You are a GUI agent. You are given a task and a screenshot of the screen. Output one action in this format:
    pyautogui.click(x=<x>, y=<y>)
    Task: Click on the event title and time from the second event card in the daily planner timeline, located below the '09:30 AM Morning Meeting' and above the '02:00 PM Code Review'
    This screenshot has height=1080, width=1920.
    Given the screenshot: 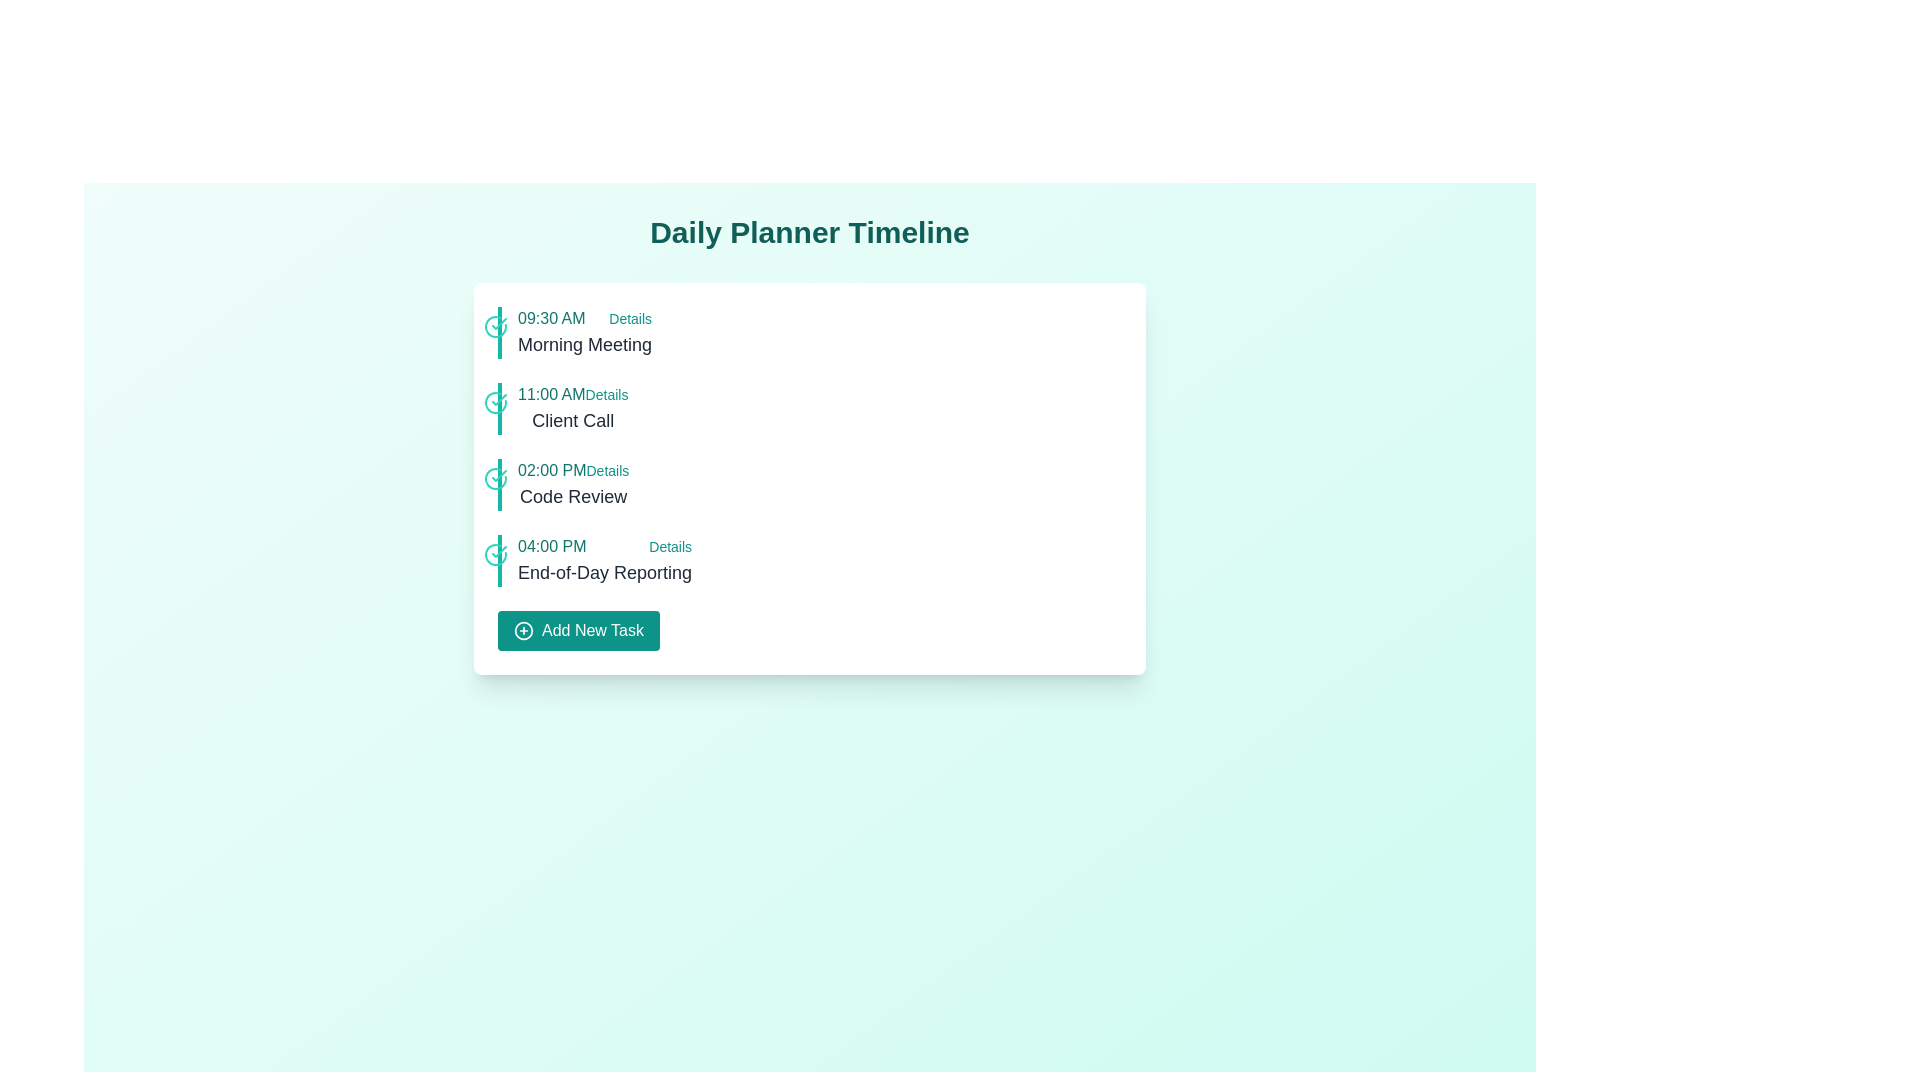 What is the action you would take?
    pyautogui.click(x=810, y=407)
    